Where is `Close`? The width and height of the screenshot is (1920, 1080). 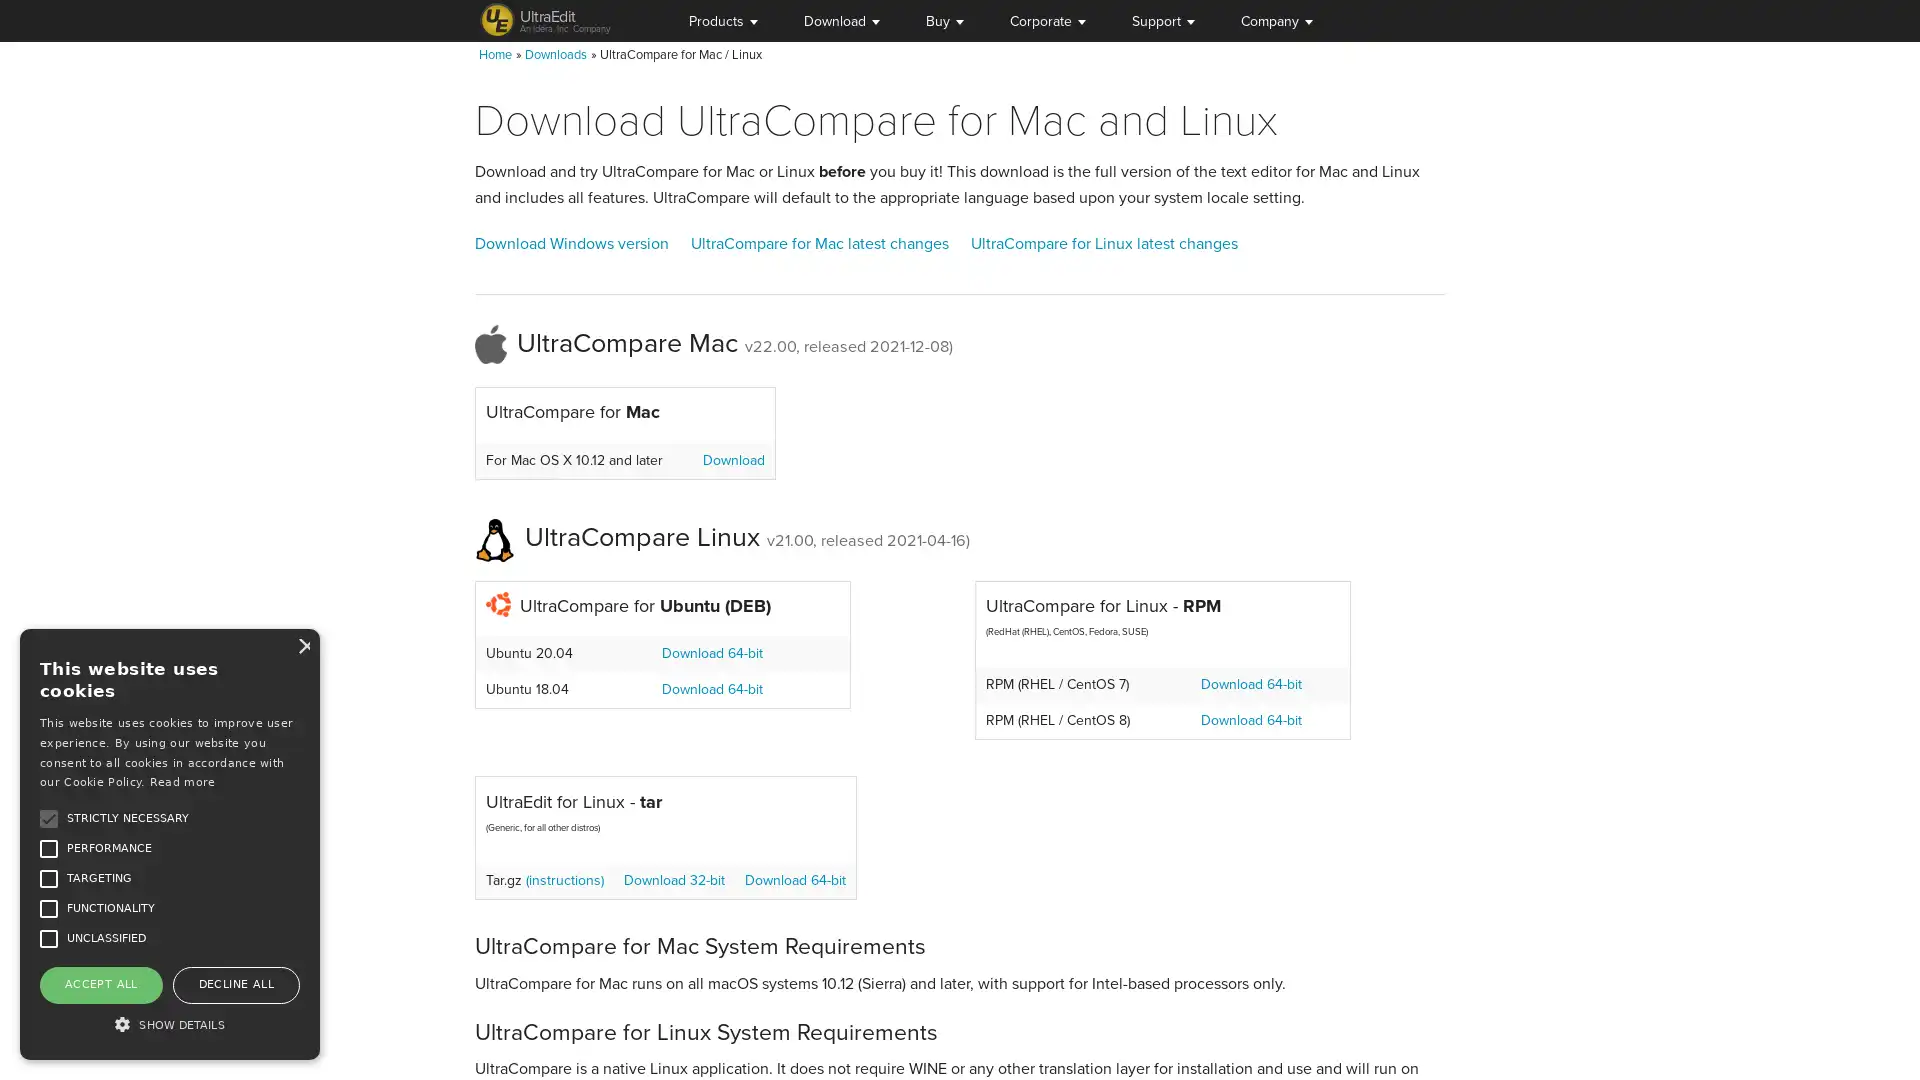 Close is located at coordinates (301, 645).